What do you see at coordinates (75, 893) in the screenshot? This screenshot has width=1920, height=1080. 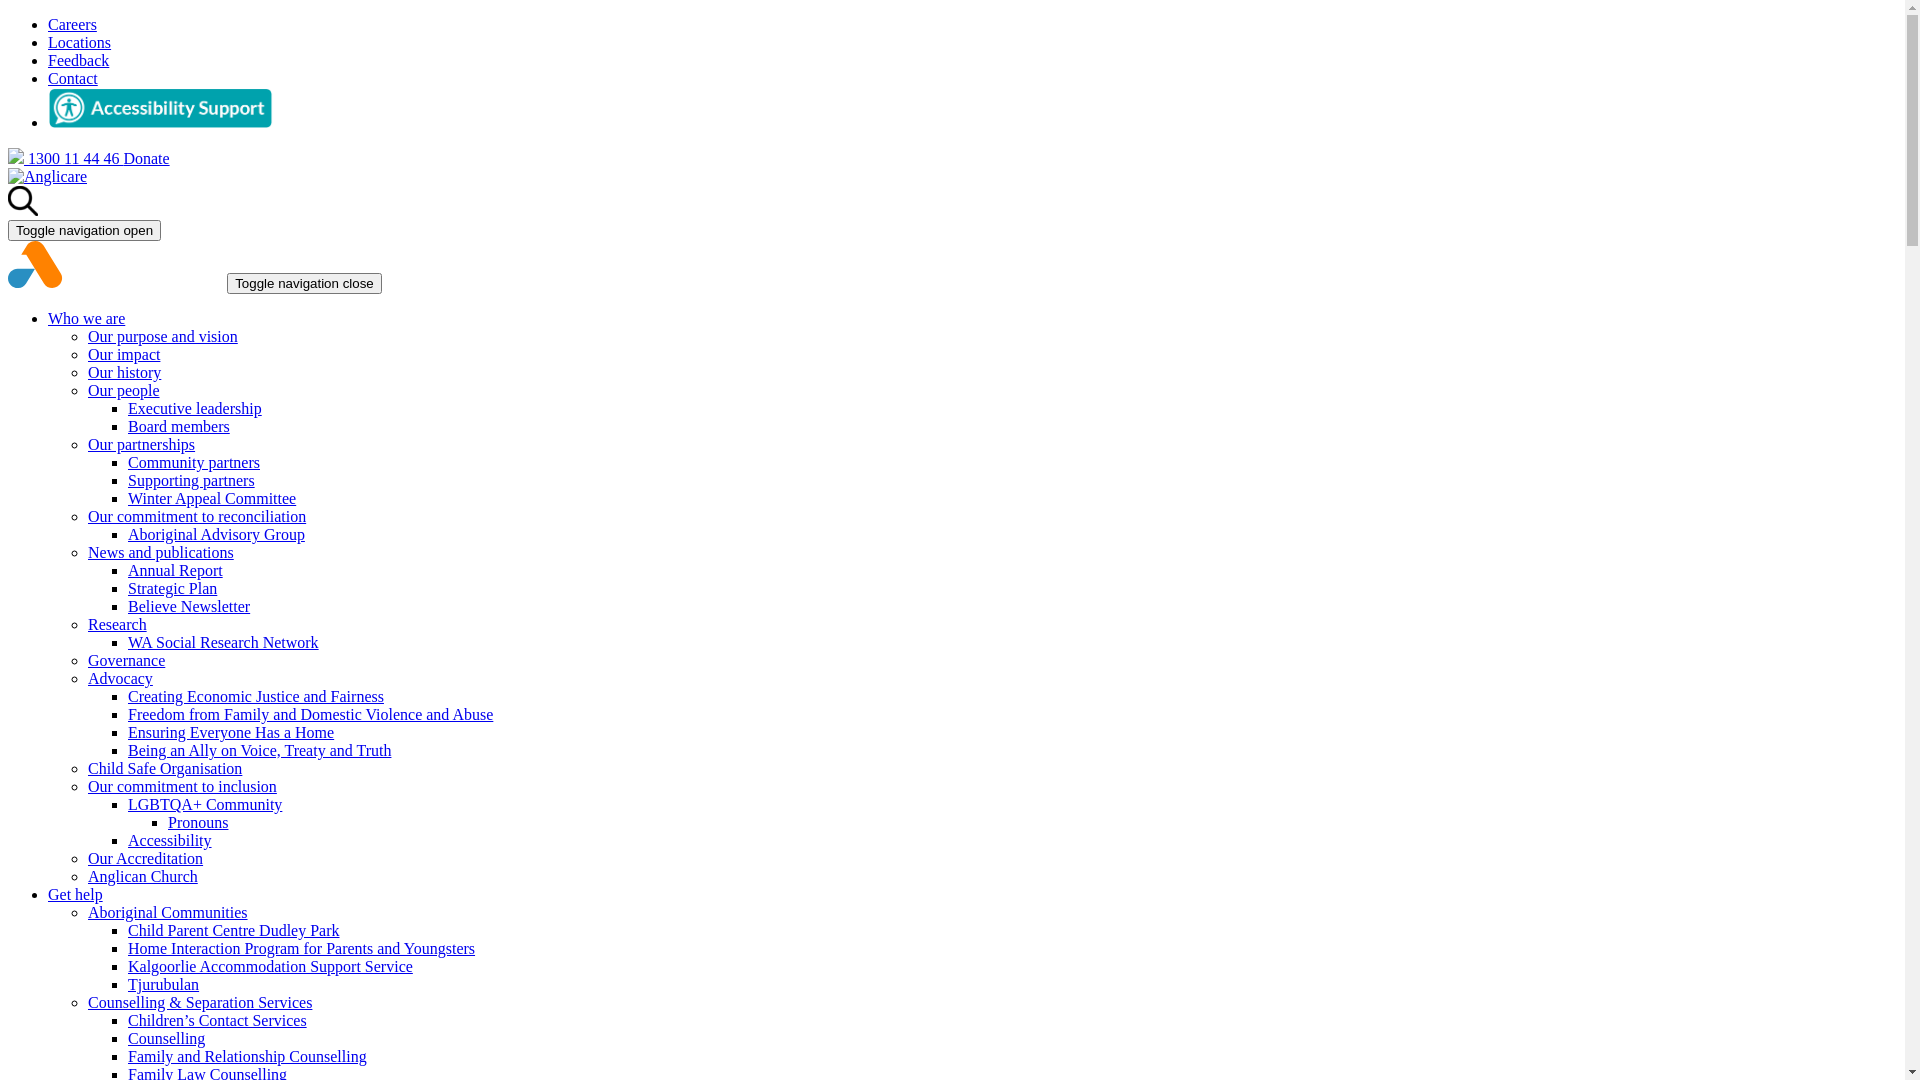 I see `'Get help'` at bounding box center [75, 893].